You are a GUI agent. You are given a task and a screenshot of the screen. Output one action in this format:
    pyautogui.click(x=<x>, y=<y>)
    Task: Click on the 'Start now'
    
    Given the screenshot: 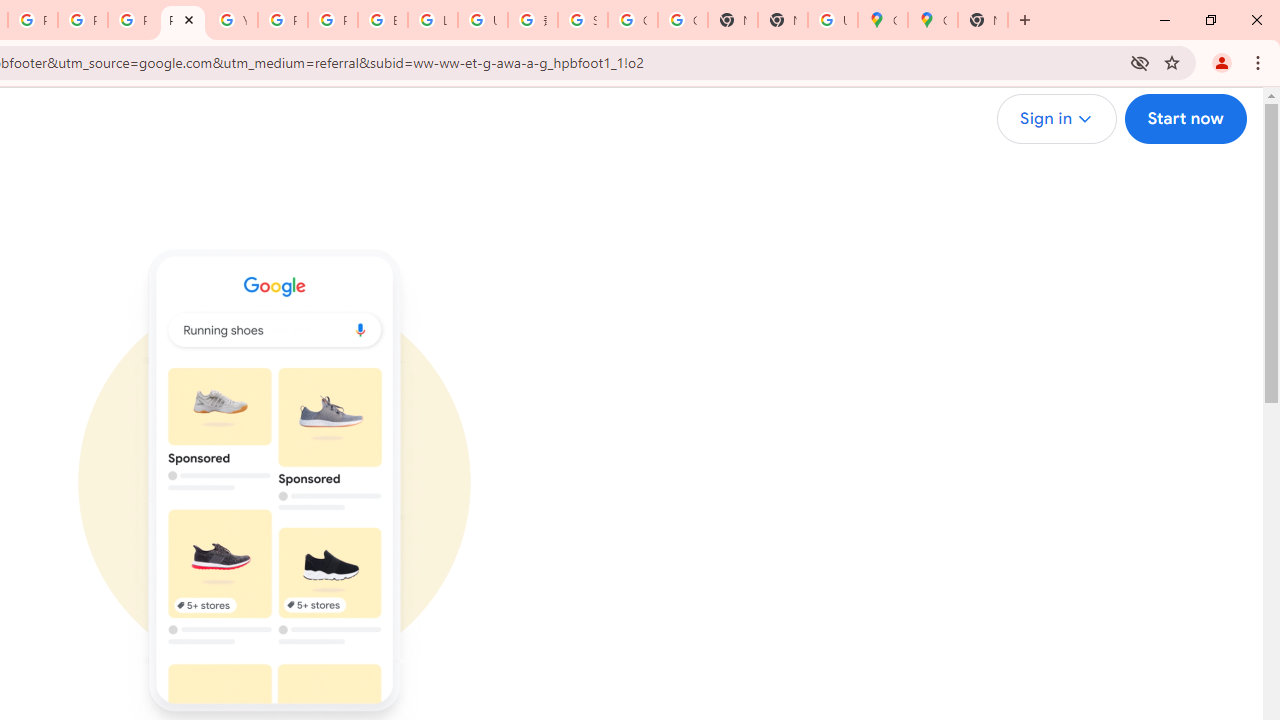 What is the action you would take?
    pyautogui.click(x=1185, y=119)
    